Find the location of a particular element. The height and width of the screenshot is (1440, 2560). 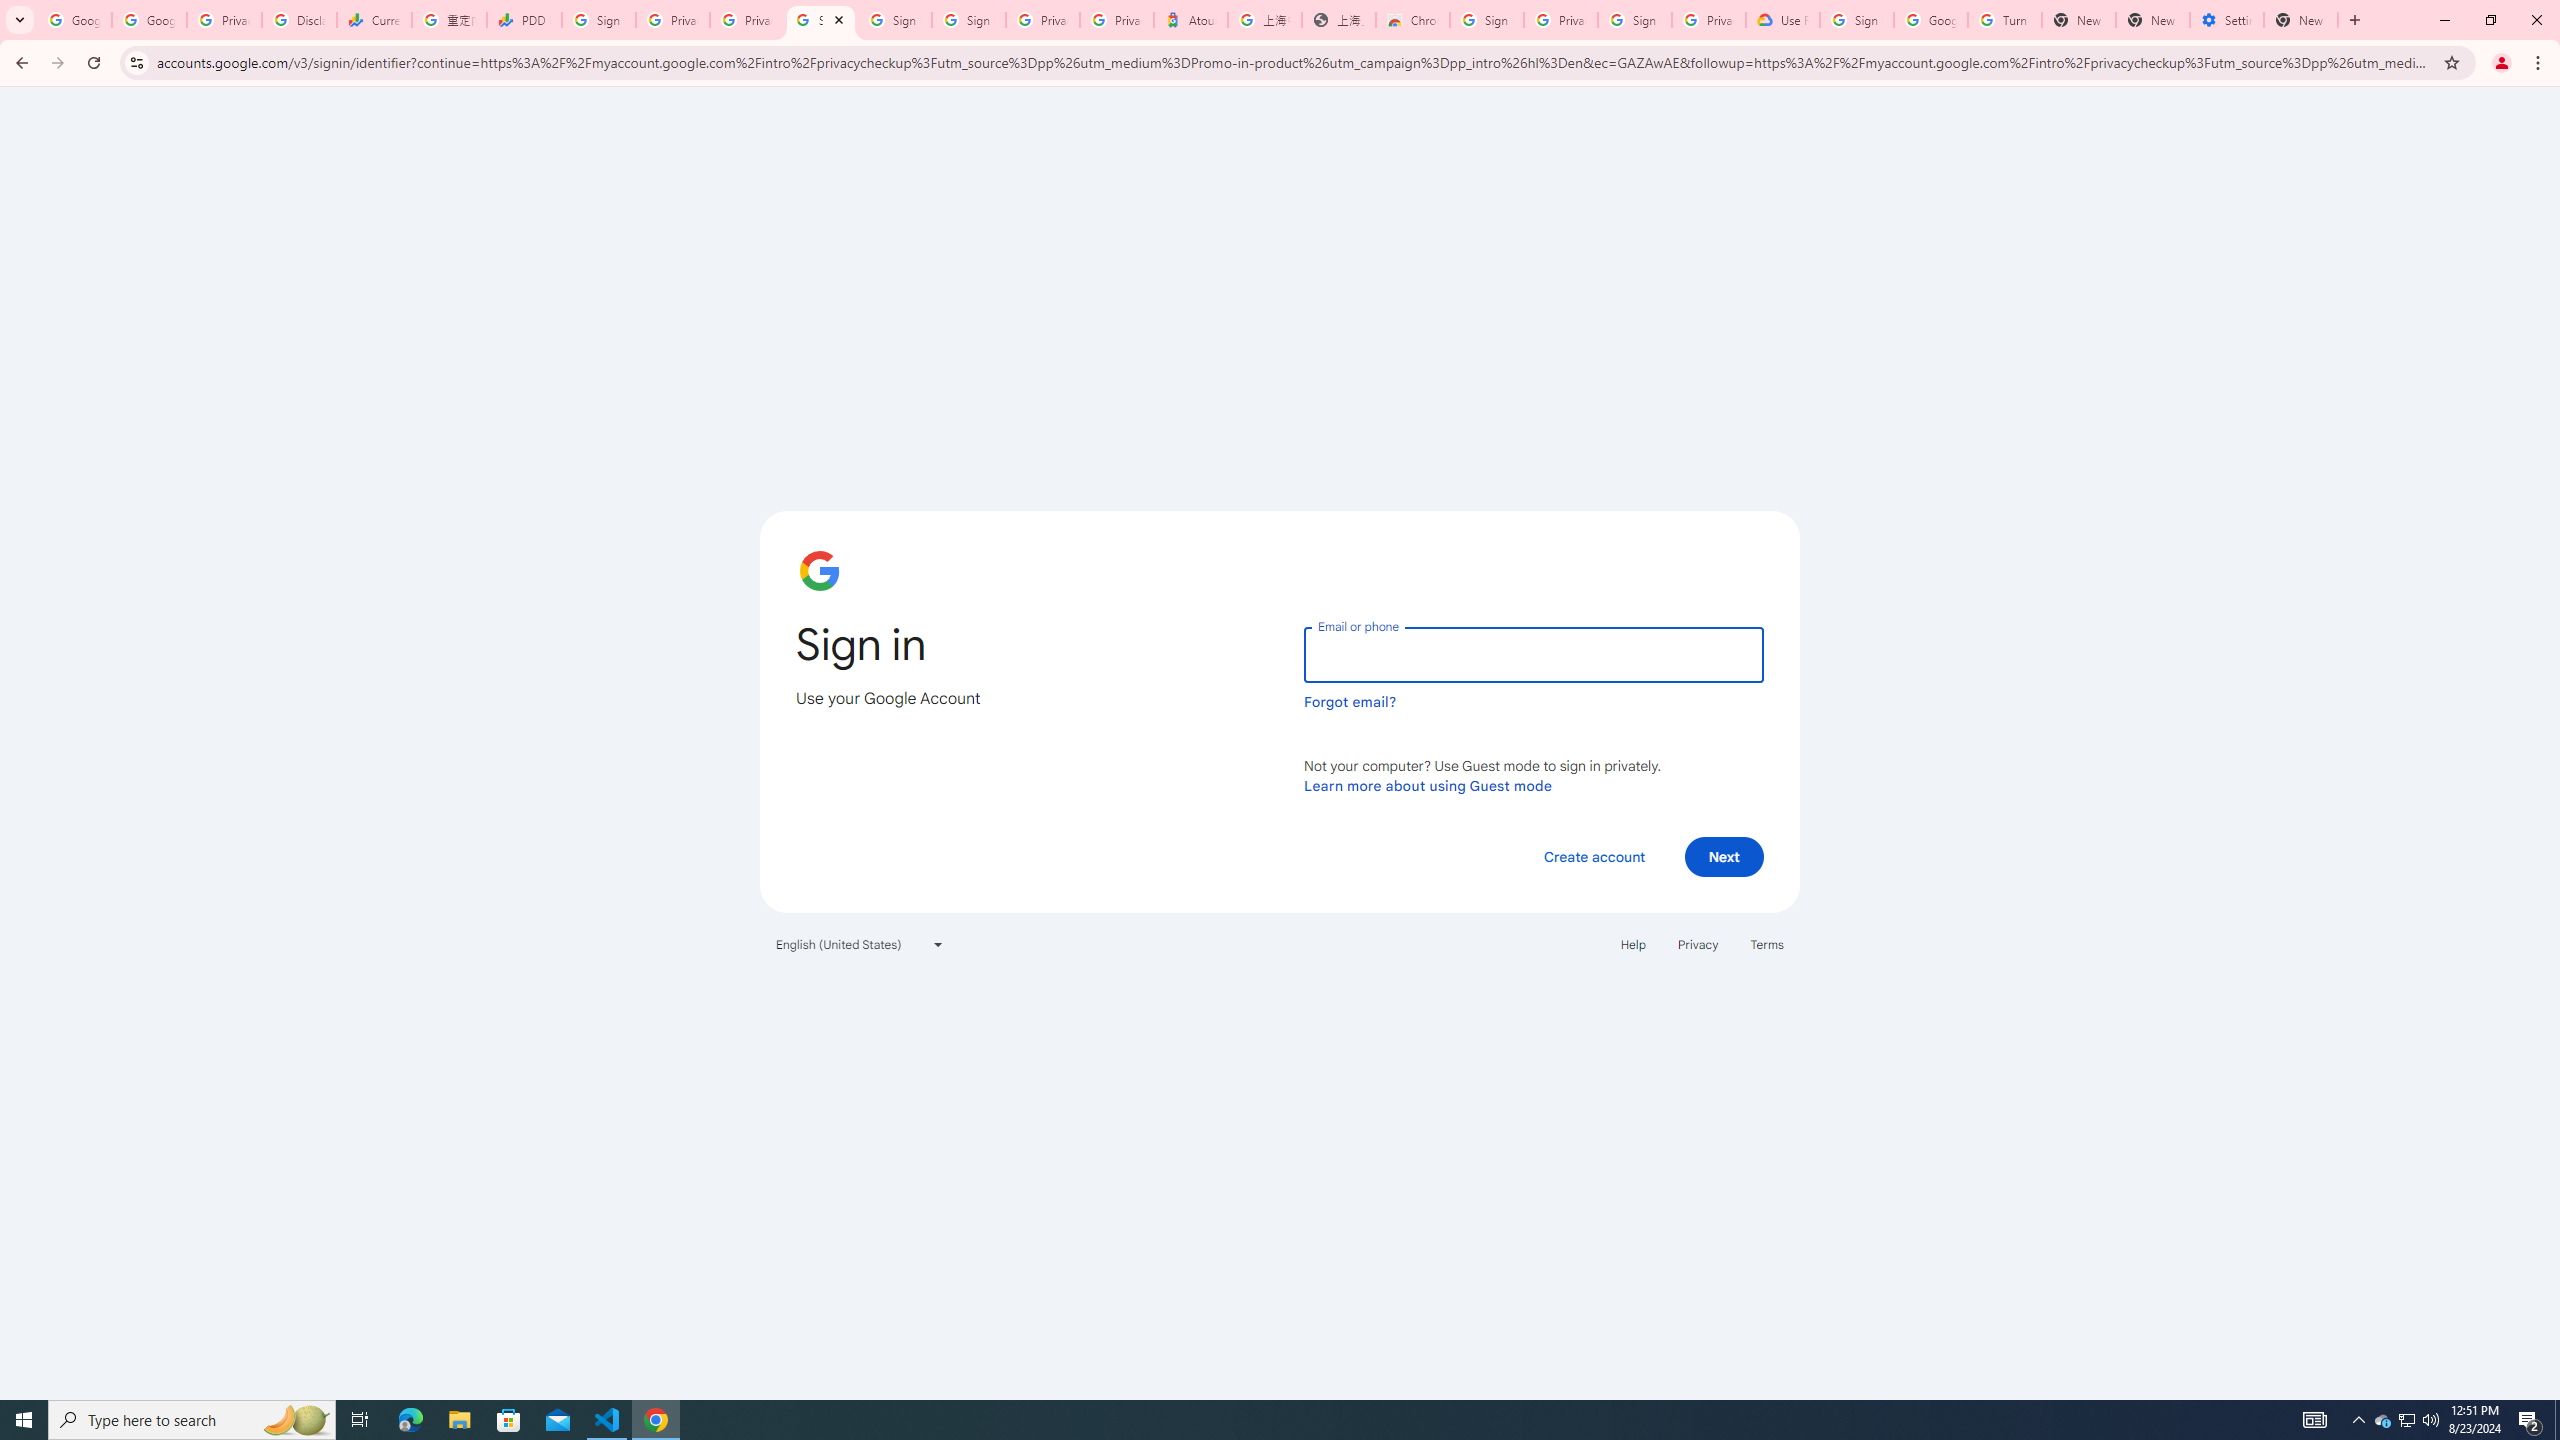

'English (United States)' is located at coordinates (860, 942).